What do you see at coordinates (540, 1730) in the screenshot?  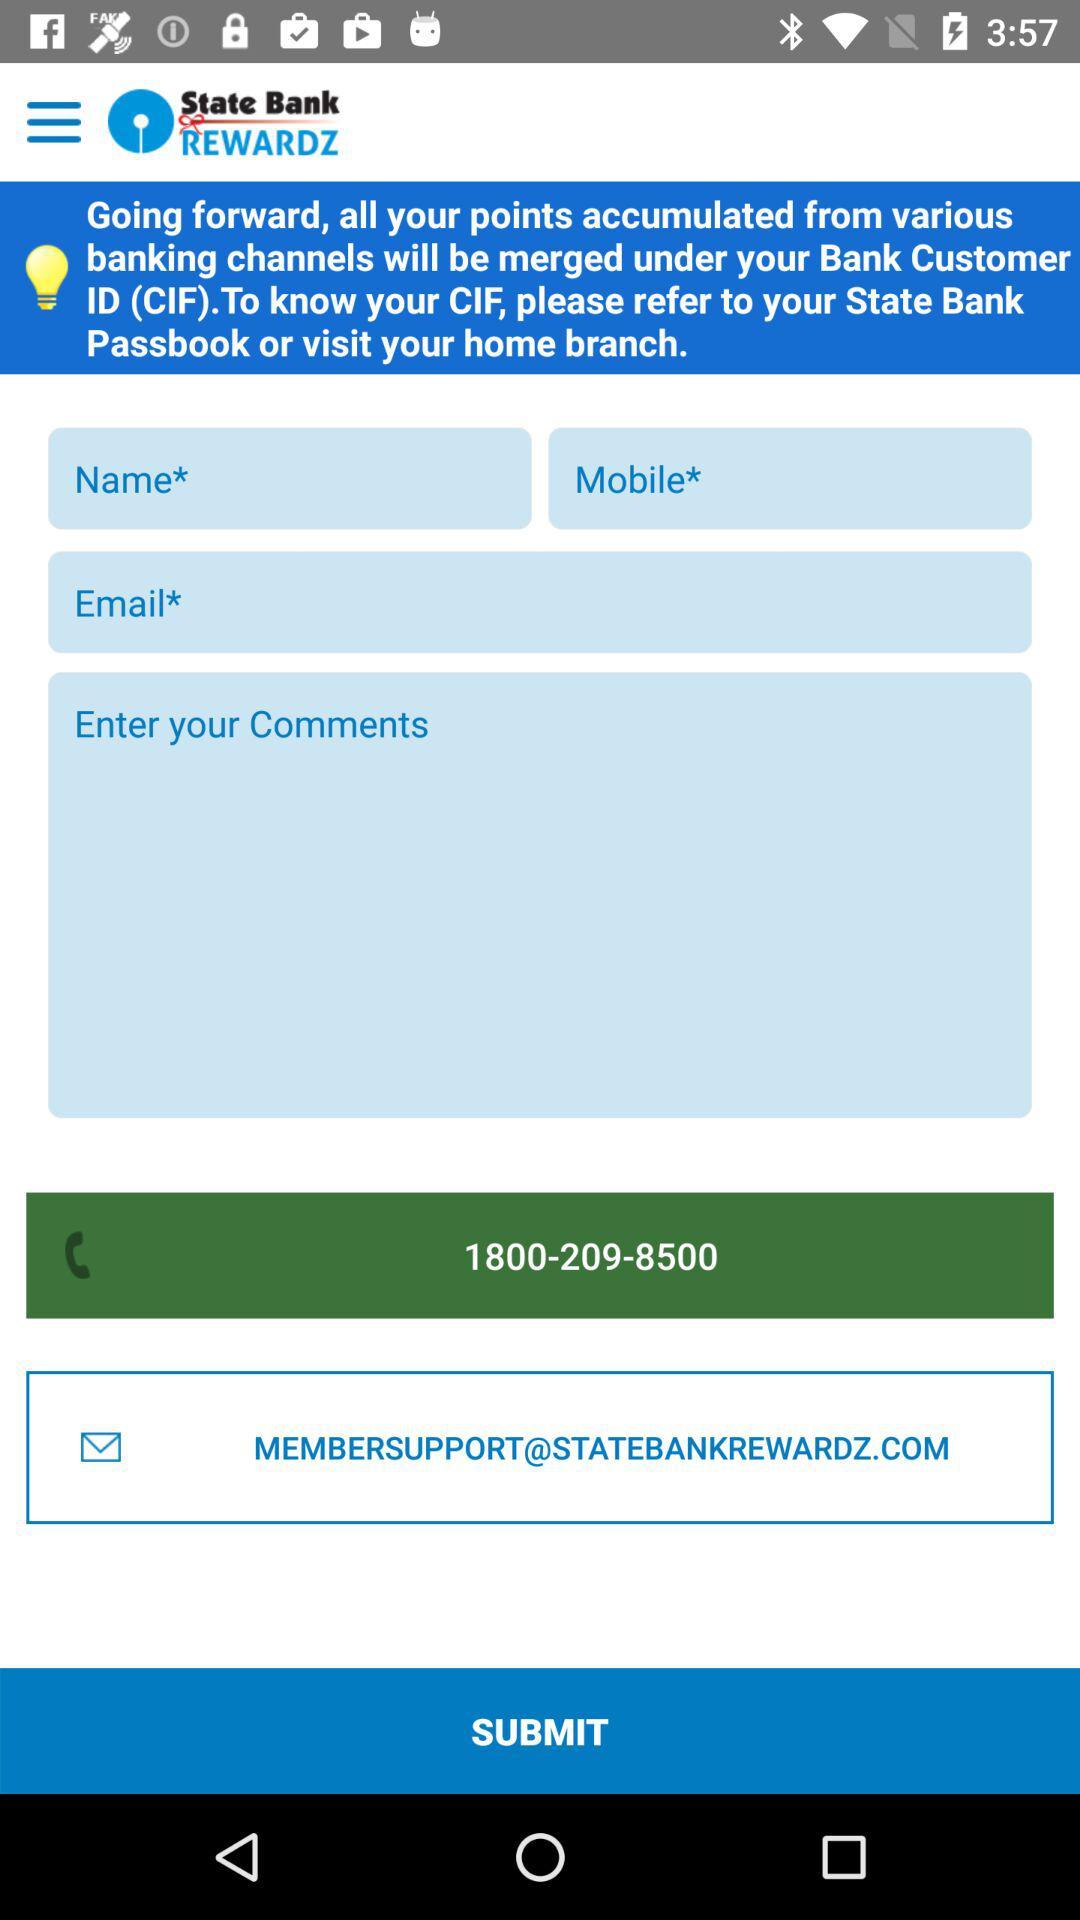 I see `the button below the membersupport@statebankrewardz.com button` at bounding box center [540, 1730].